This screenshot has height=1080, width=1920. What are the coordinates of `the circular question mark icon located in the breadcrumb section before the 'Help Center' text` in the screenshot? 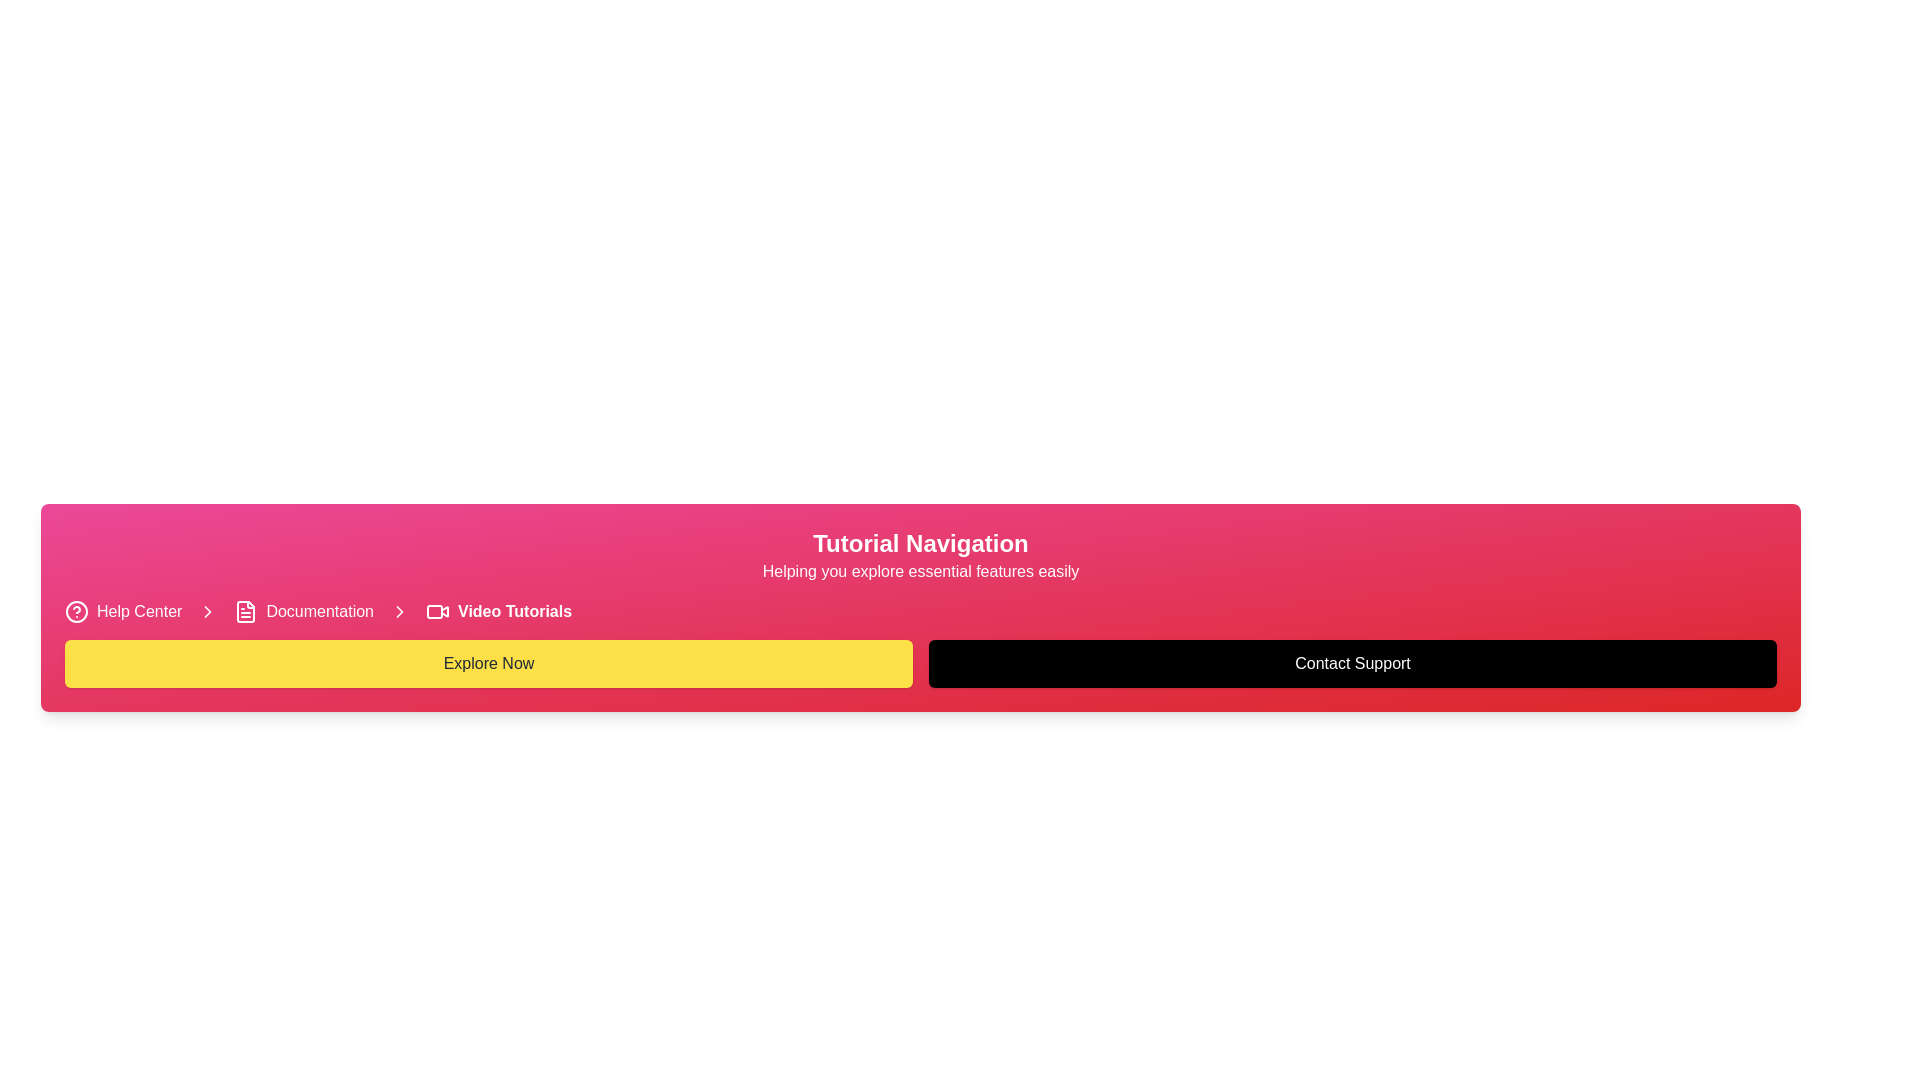 It's located at (76, 611).